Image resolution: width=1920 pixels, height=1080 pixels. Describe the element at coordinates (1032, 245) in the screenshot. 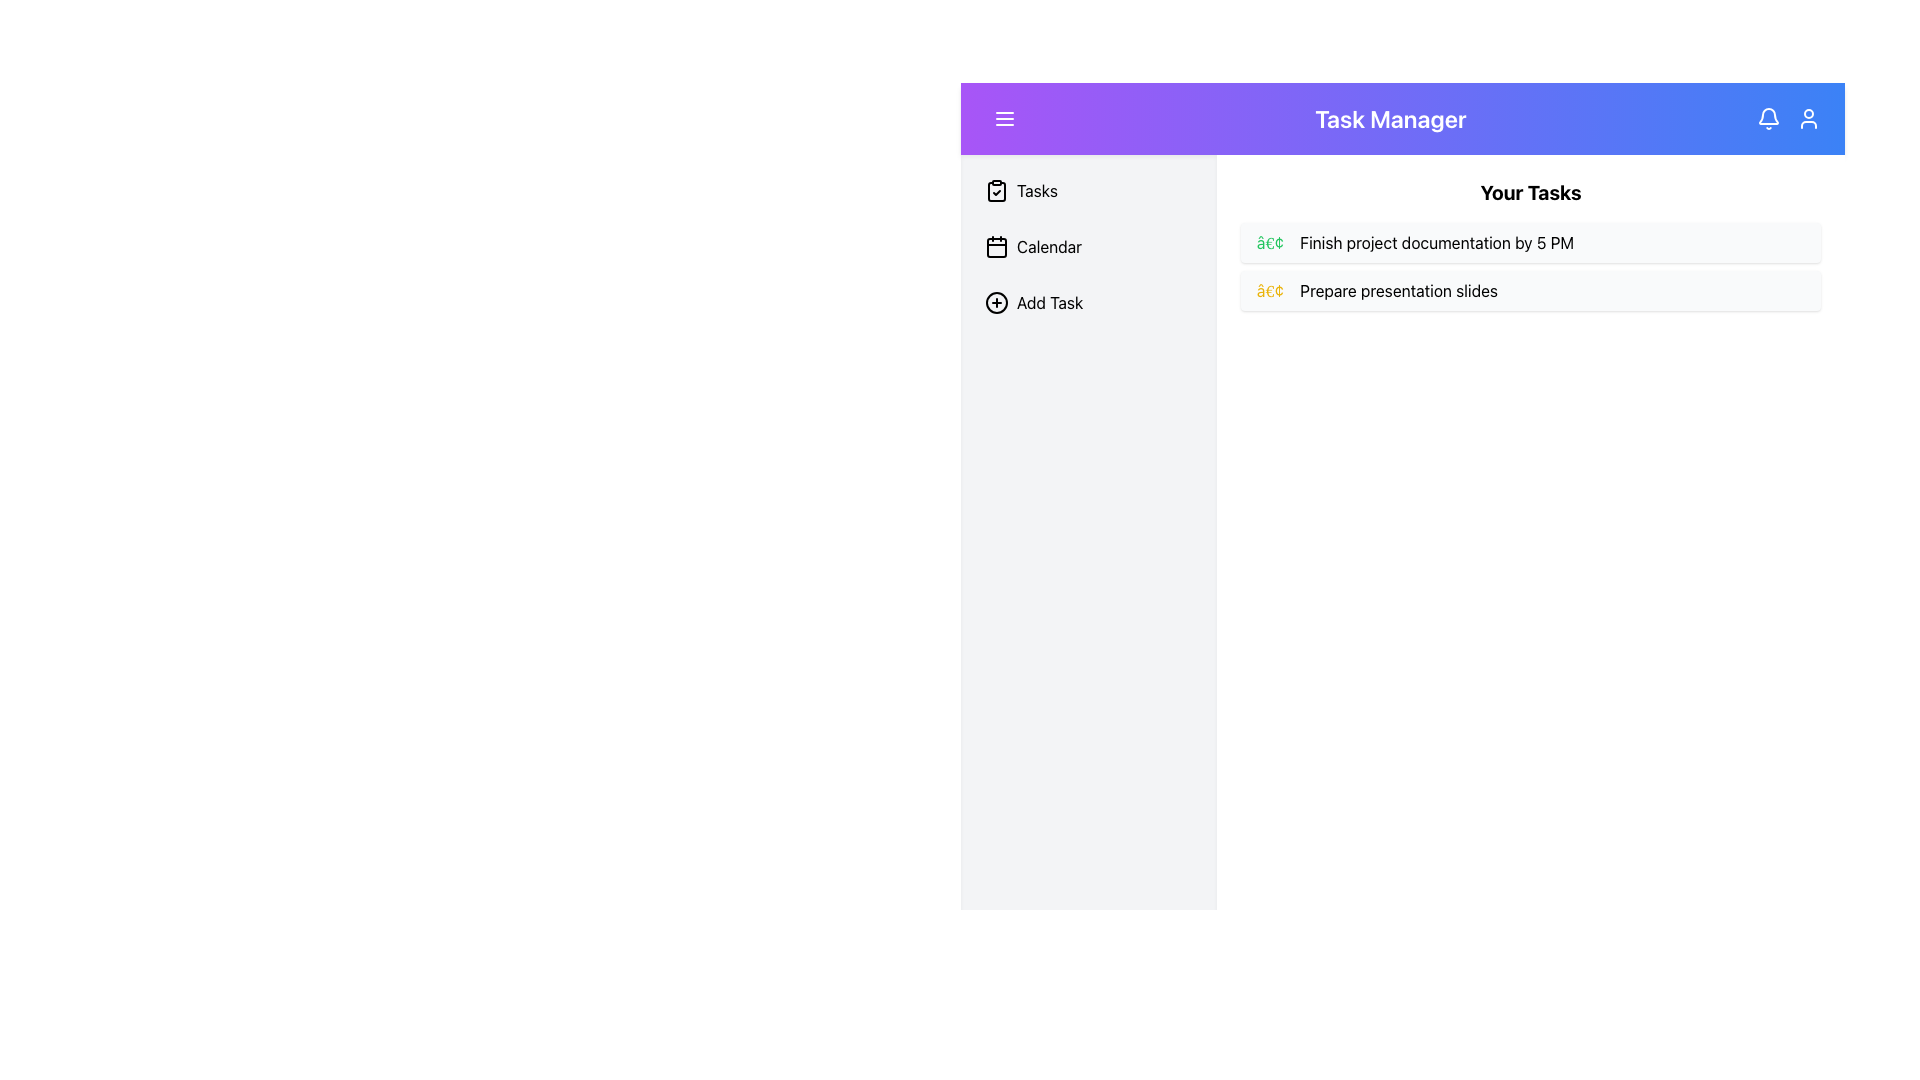

I see `the navigational menu button for calendar access located between 'Tasks' and 'Add Task'` at that location.